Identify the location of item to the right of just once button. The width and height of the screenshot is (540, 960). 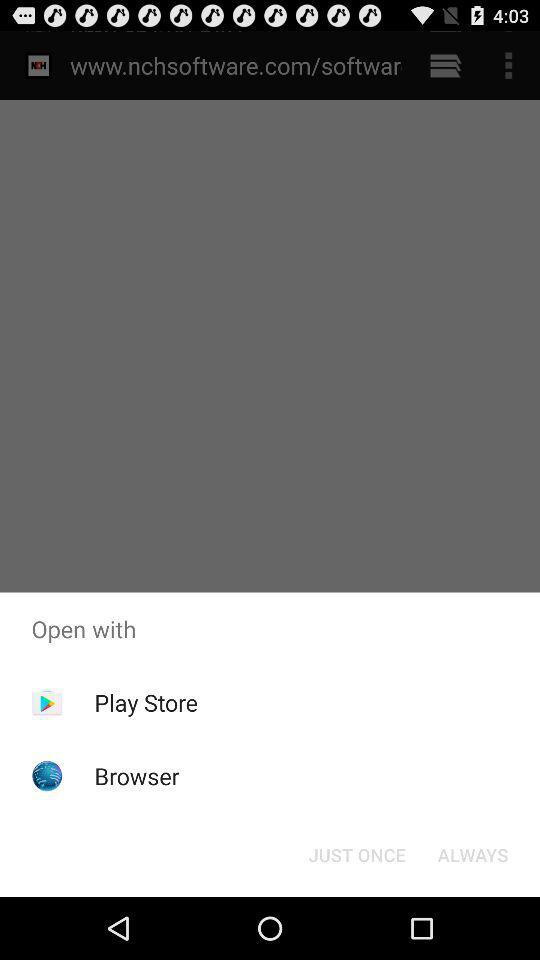
(472, 853).